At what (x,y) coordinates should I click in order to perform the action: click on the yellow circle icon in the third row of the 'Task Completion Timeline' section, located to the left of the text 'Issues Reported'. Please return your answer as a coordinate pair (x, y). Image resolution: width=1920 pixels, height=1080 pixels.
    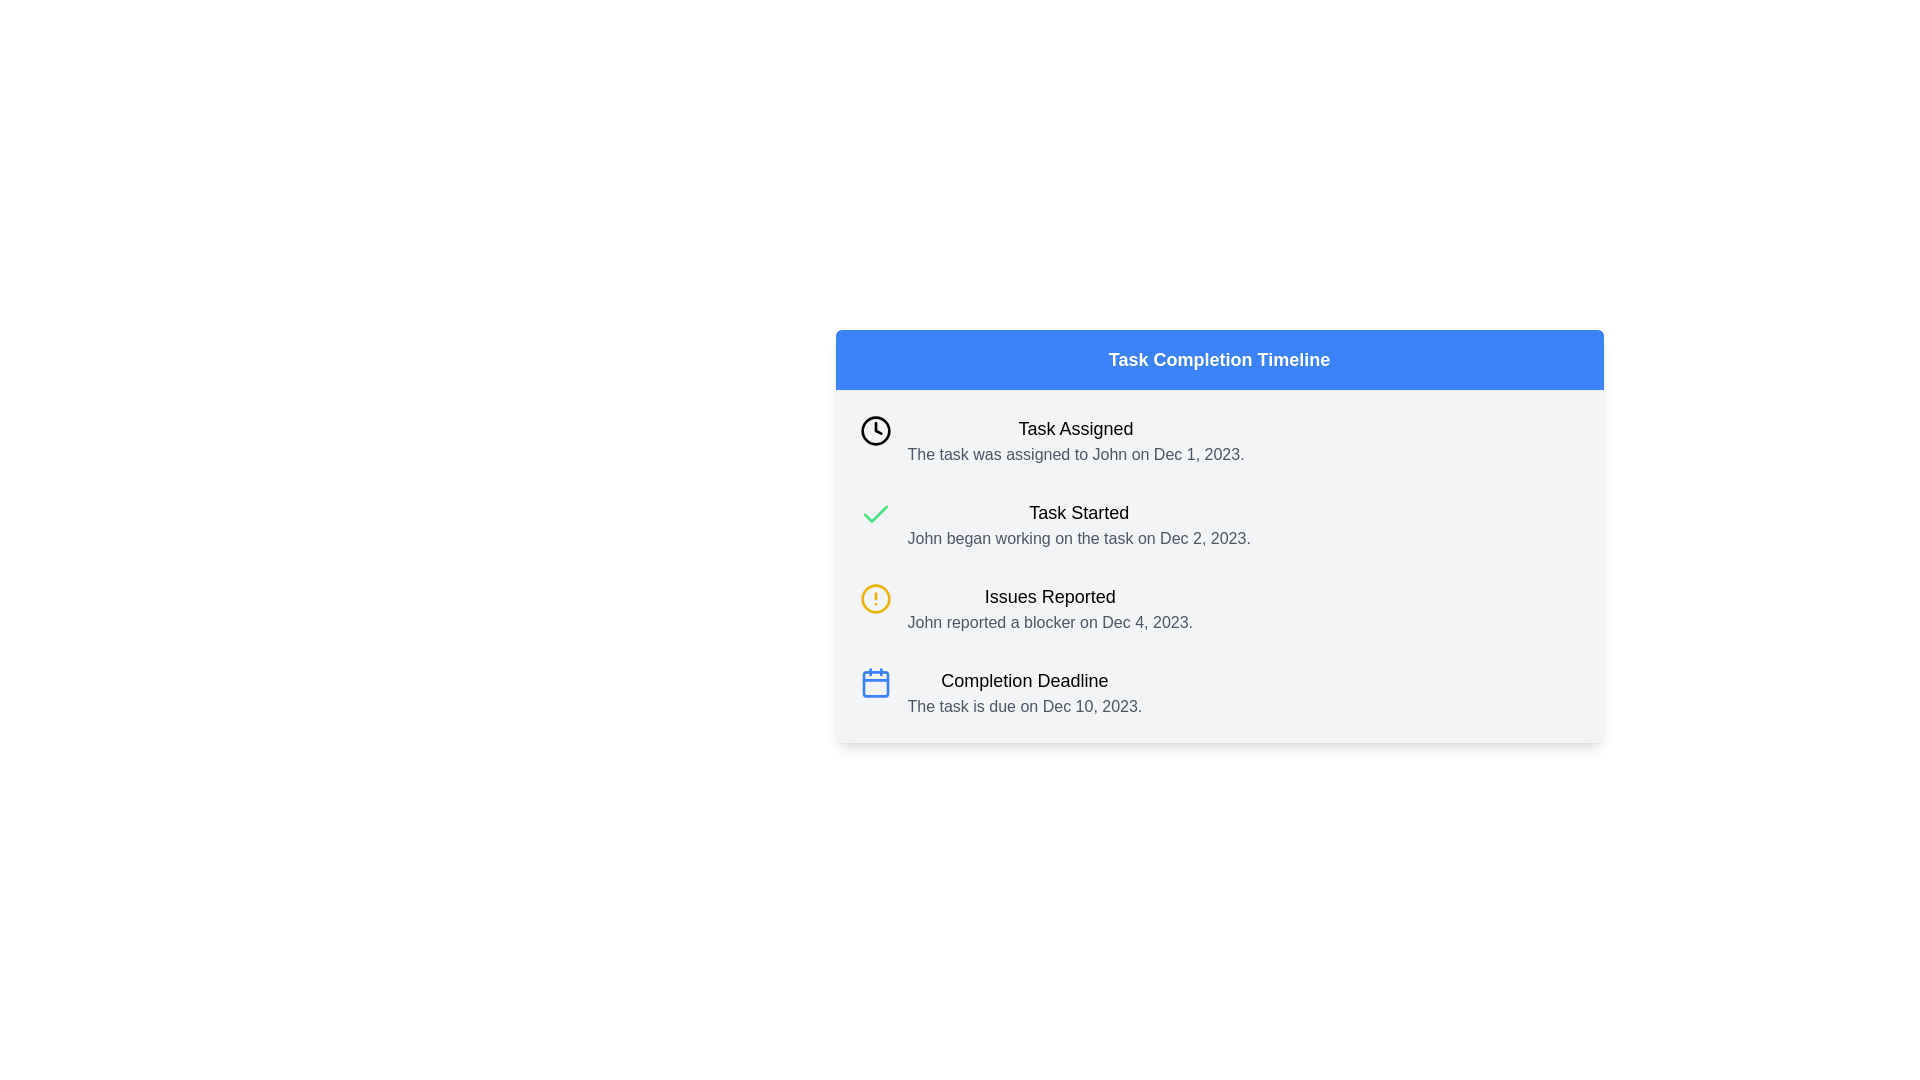
    Looking at the image, I should click on (875, 597).